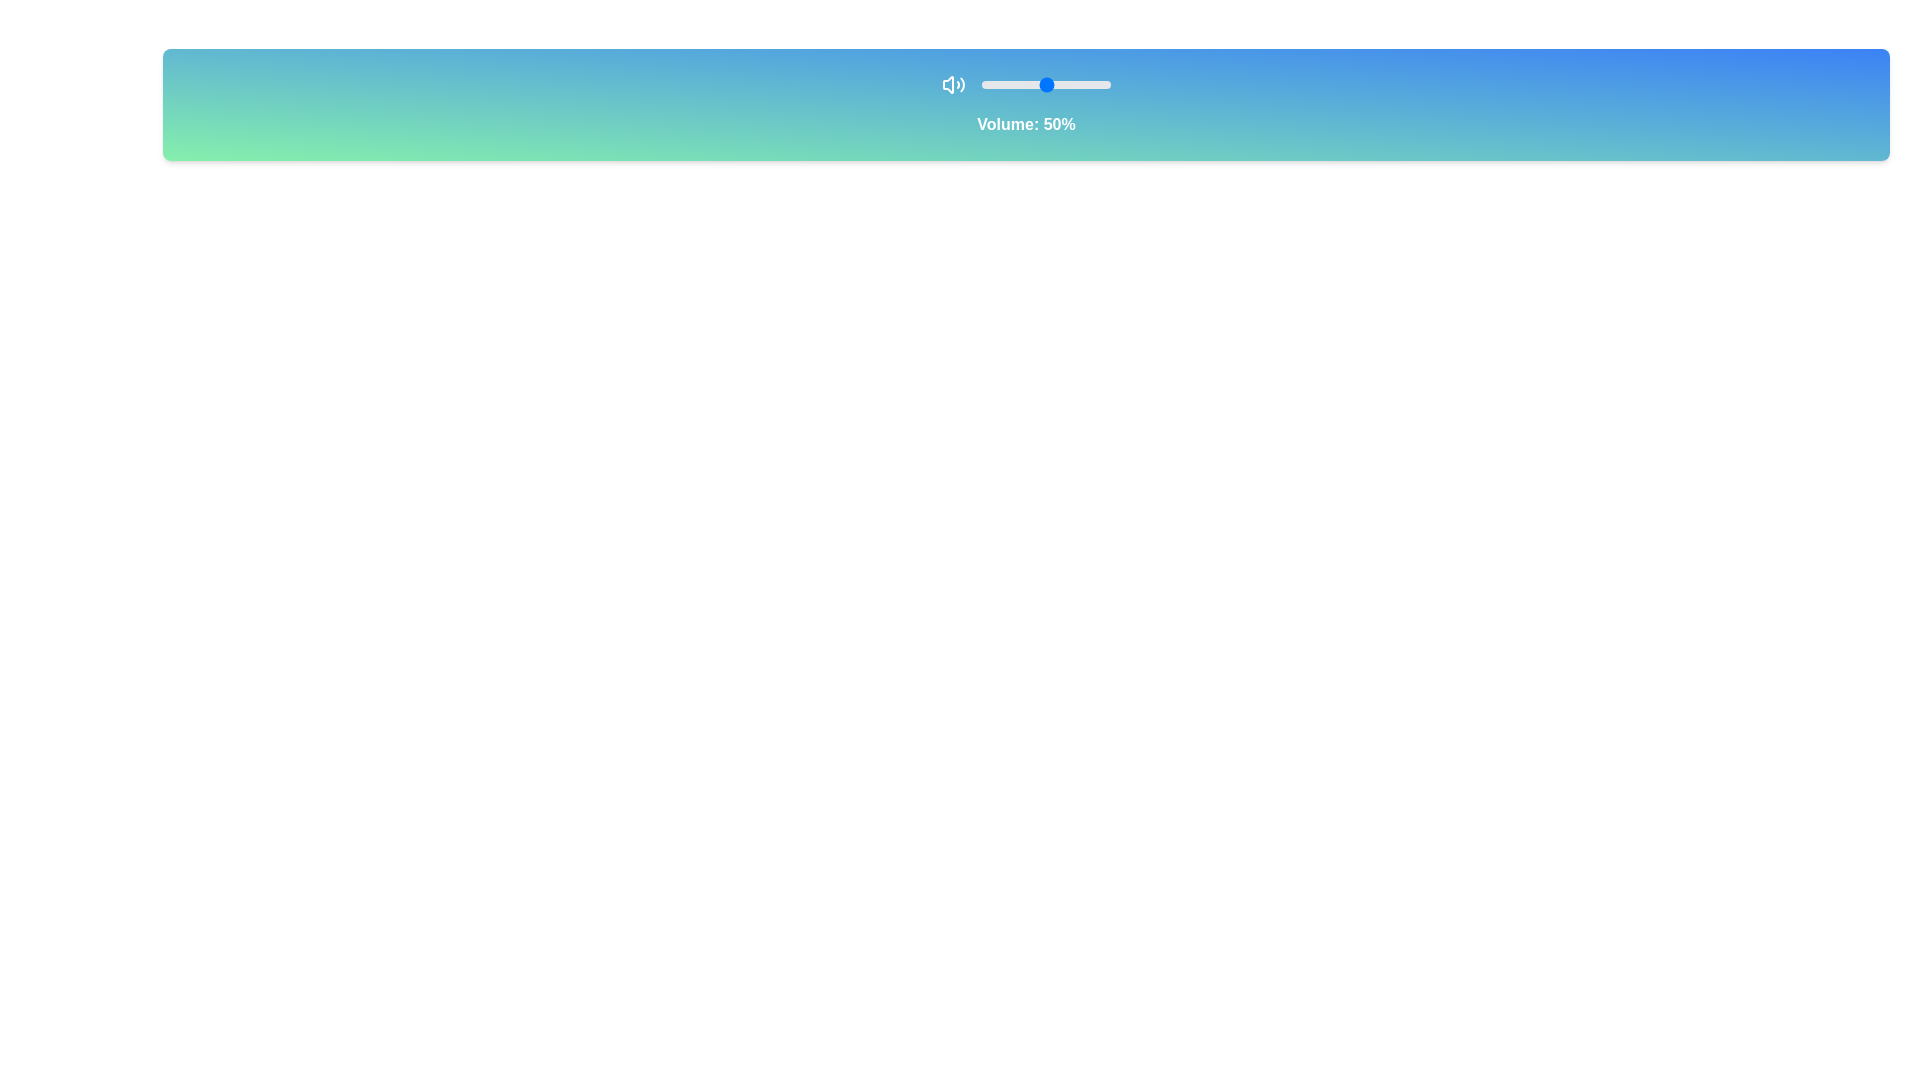 This screenshot has width=1920, height=1080. What do you see at coordinates (998, 83) in the screenshot?
I see `the slider` at bounding box center [998, 83].